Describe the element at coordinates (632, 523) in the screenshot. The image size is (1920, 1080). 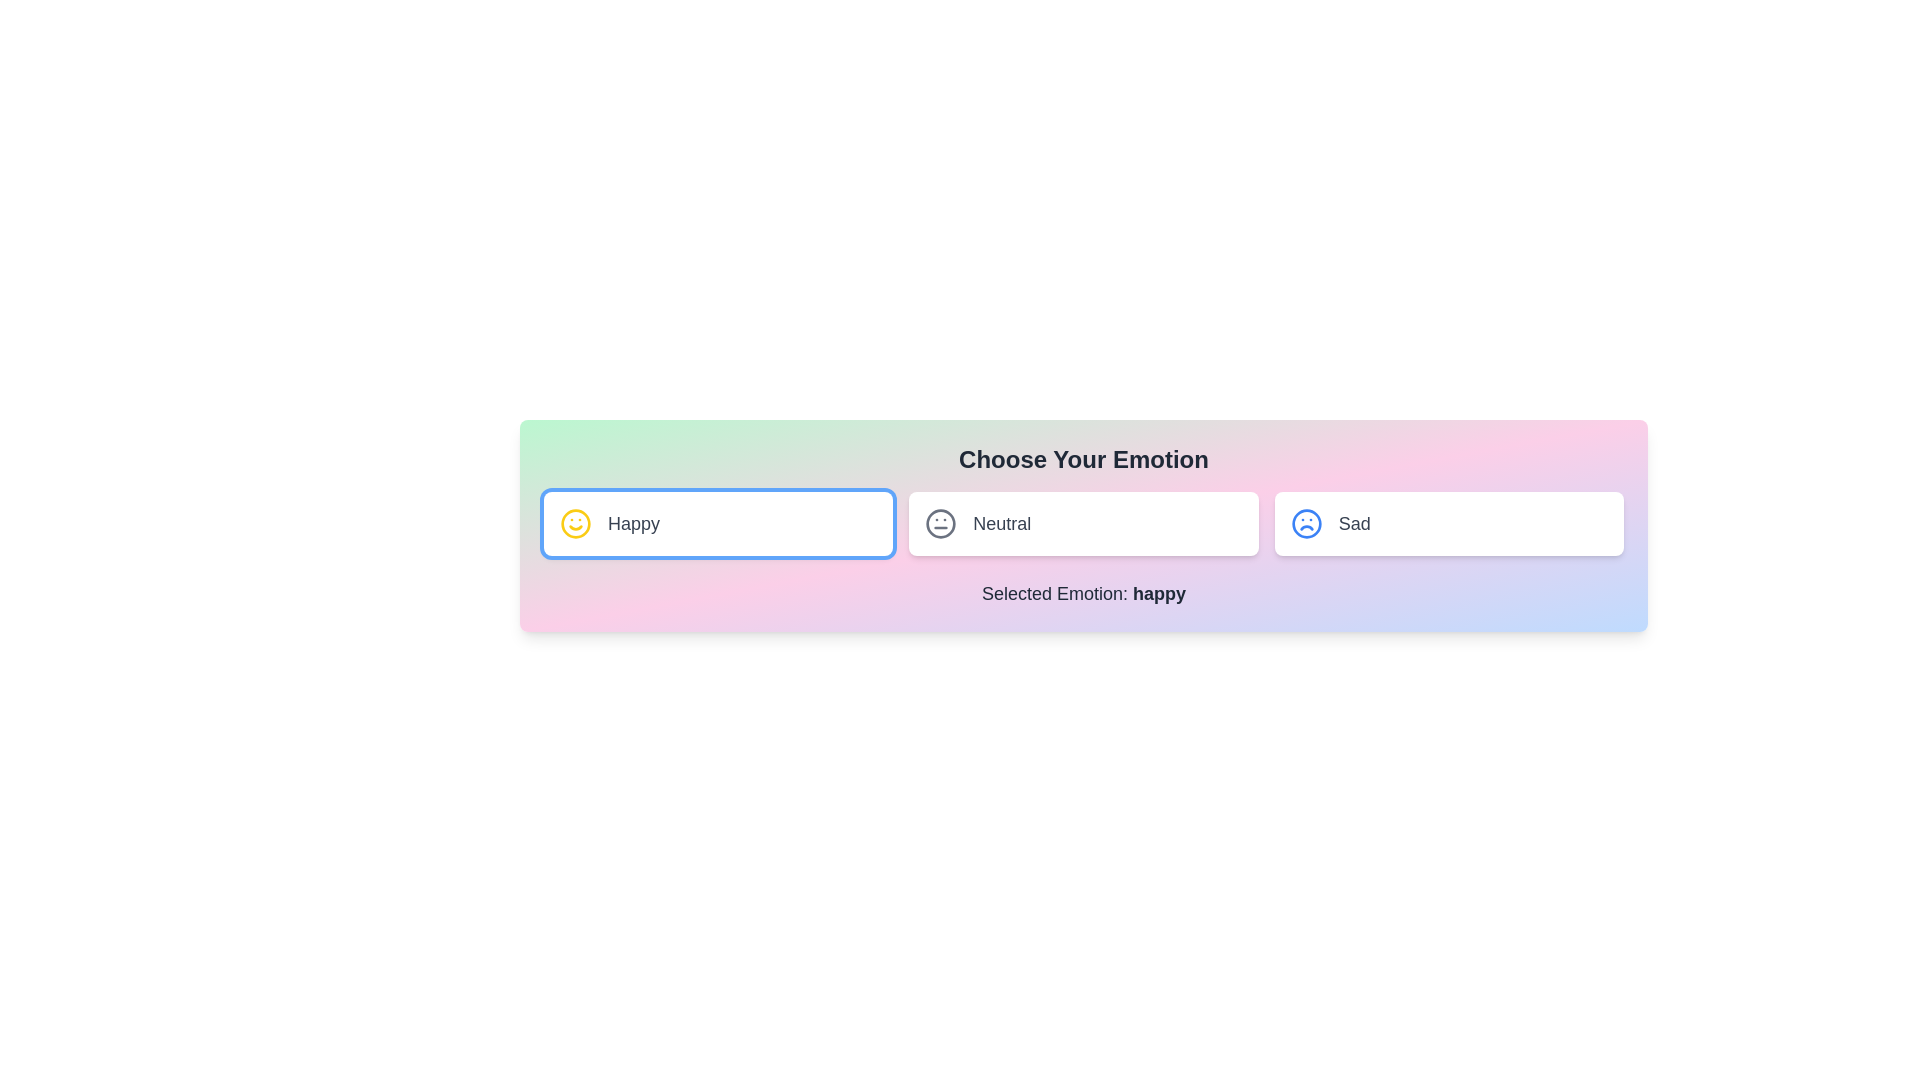
I see `the text label that indicates the state or mood of a clickable card representing happiness, which is centrally aligned within its rectangular card and located to the right of a yellow smiley face graphic` at that location.